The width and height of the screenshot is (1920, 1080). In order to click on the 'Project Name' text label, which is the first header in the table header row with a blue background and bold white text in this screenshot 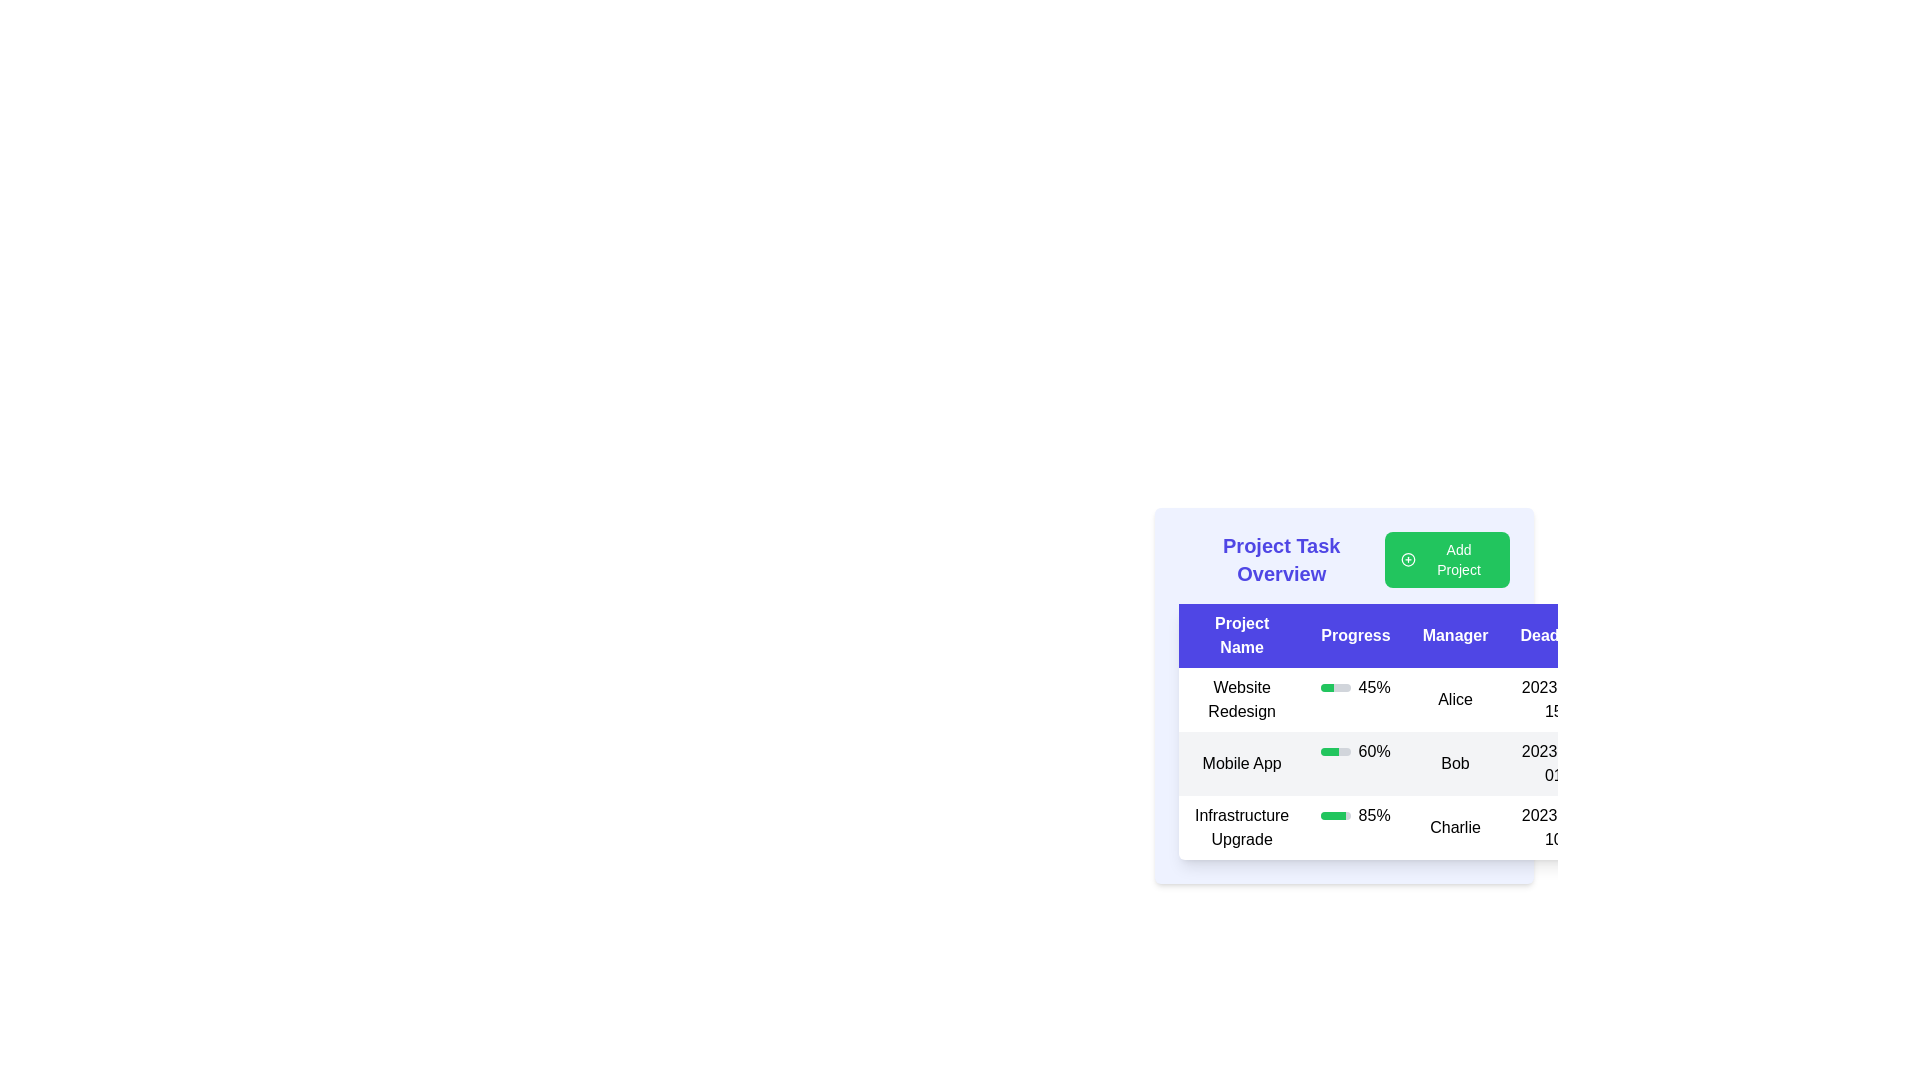, I will do `click(1241, 636)`.